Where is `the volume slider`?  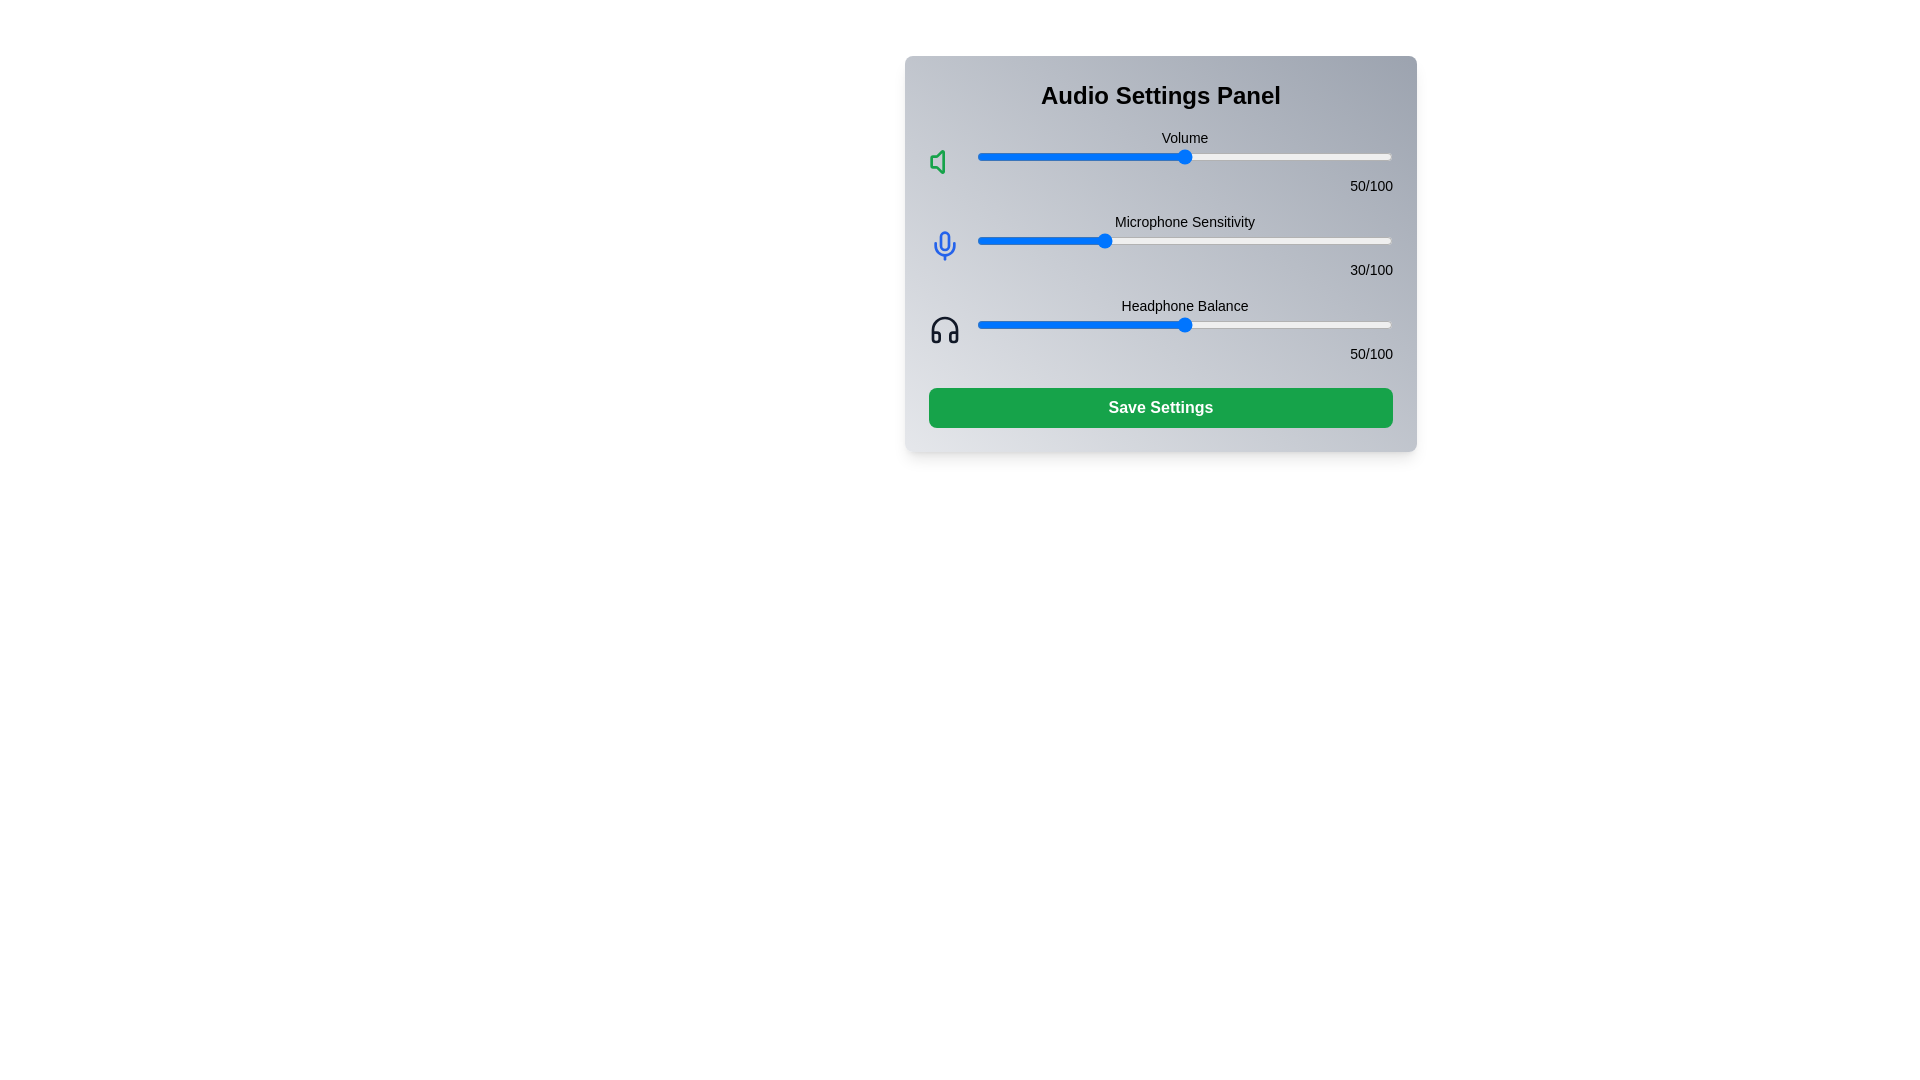 the volume slider is located at coordinates (1221, 156).